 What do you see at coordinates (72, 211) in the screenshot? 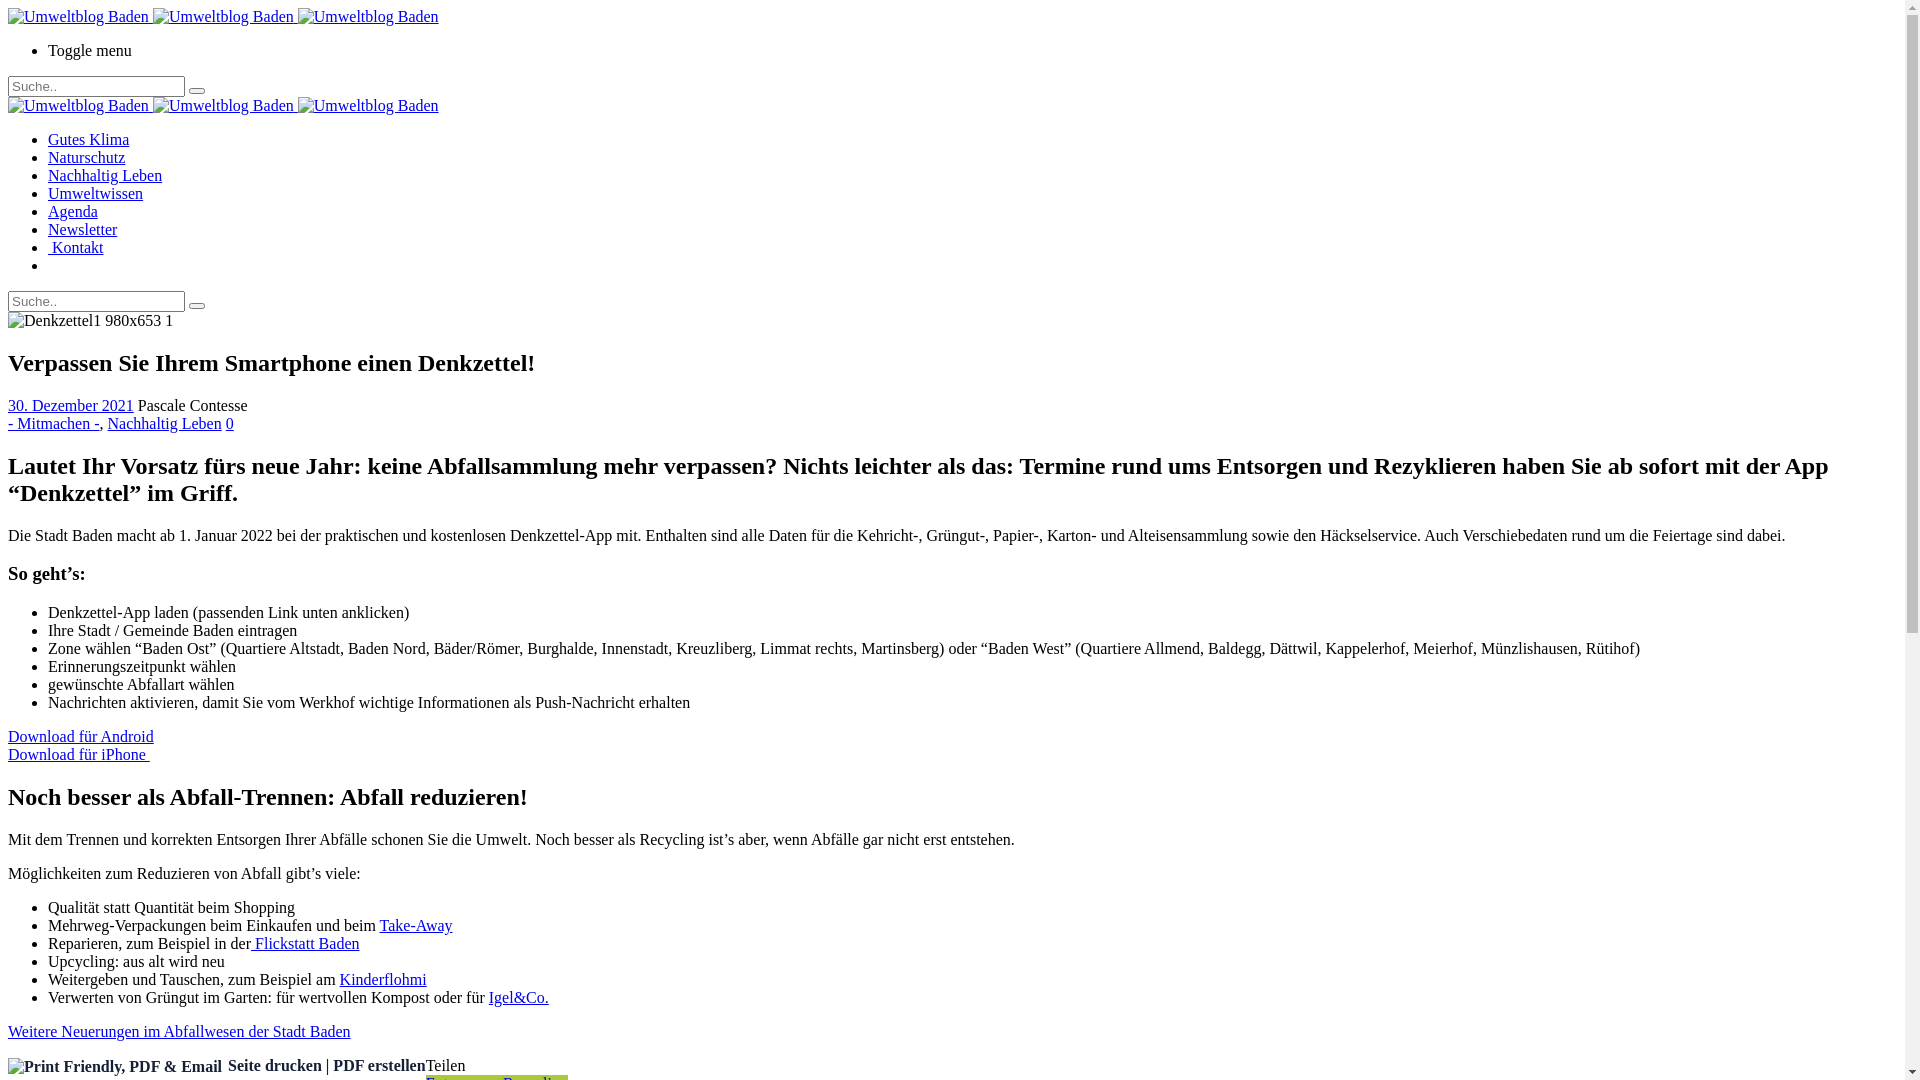
I see `'Agenda'` at bounding box center [72, 211].